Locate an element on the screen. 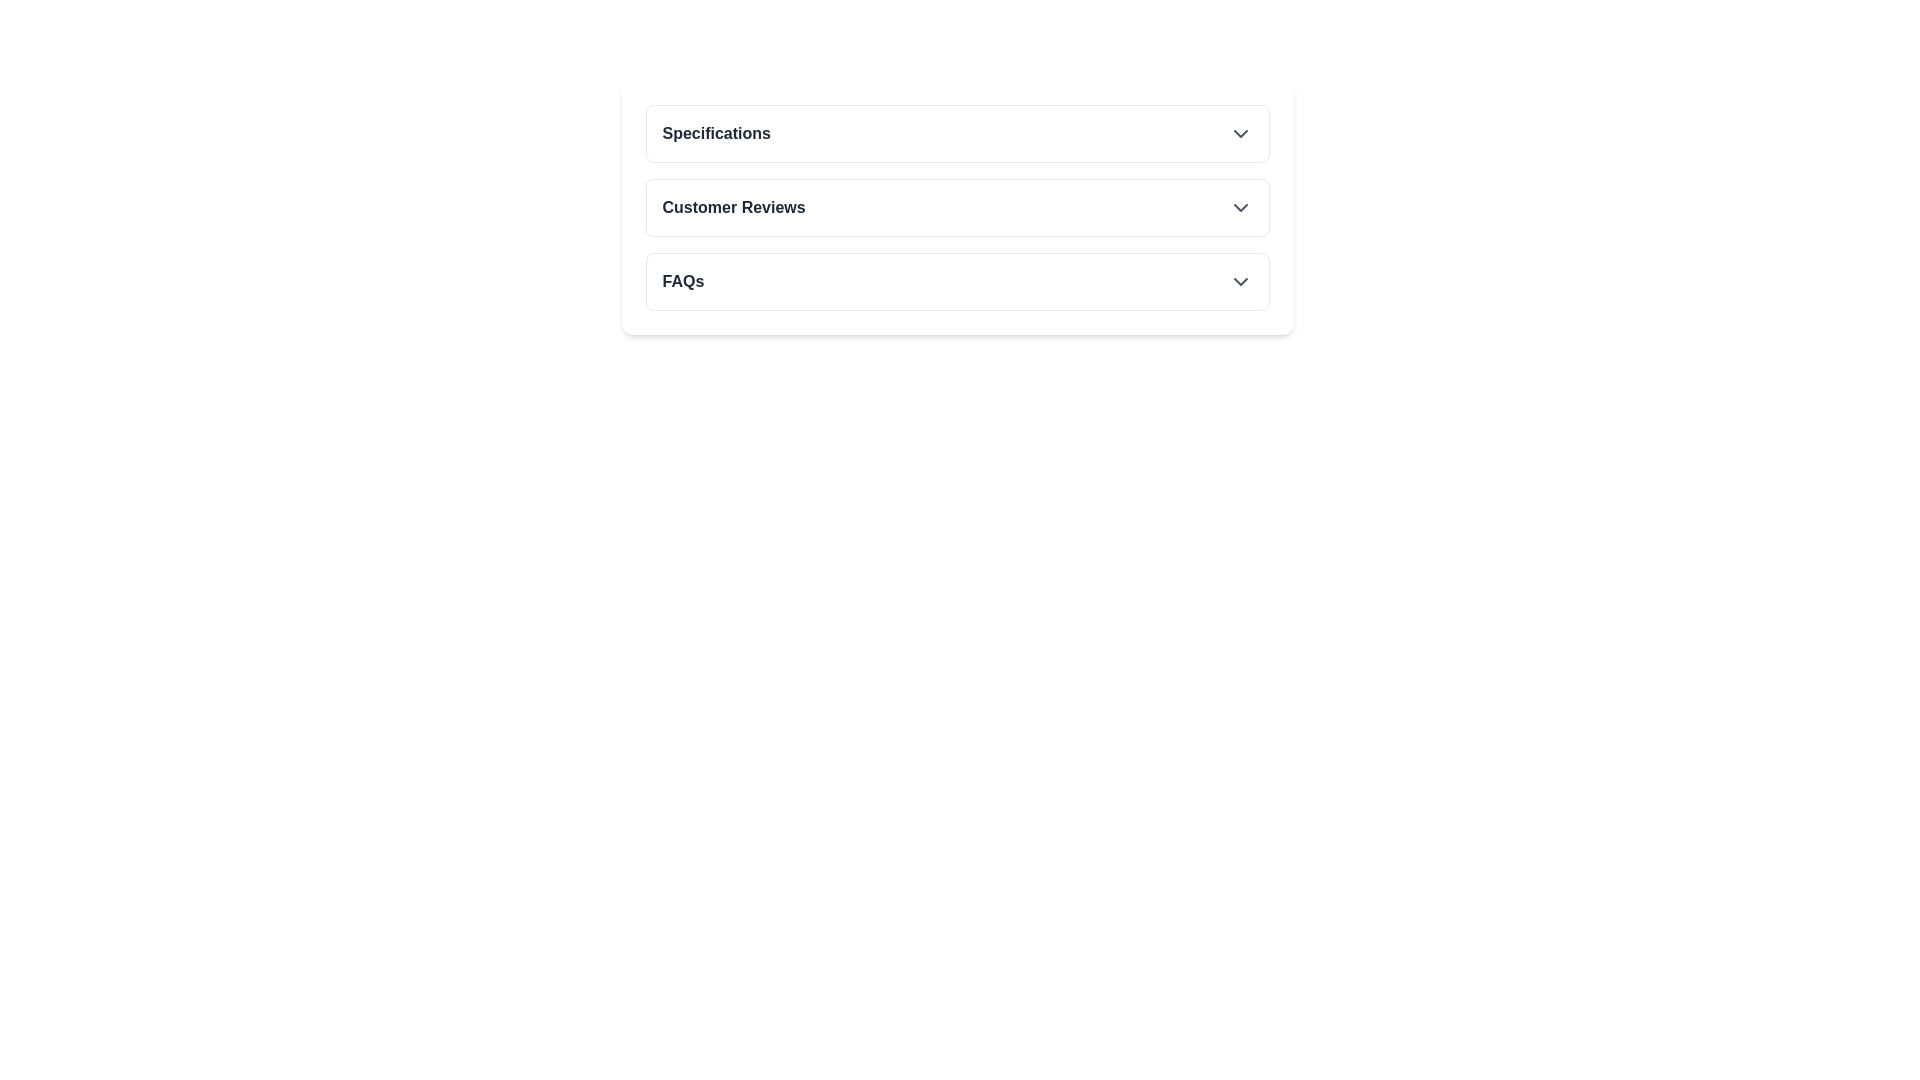 The width and height of the screenshot is (1920, 1080). the 'Specifications' text label is located at coordinates (716, 134).